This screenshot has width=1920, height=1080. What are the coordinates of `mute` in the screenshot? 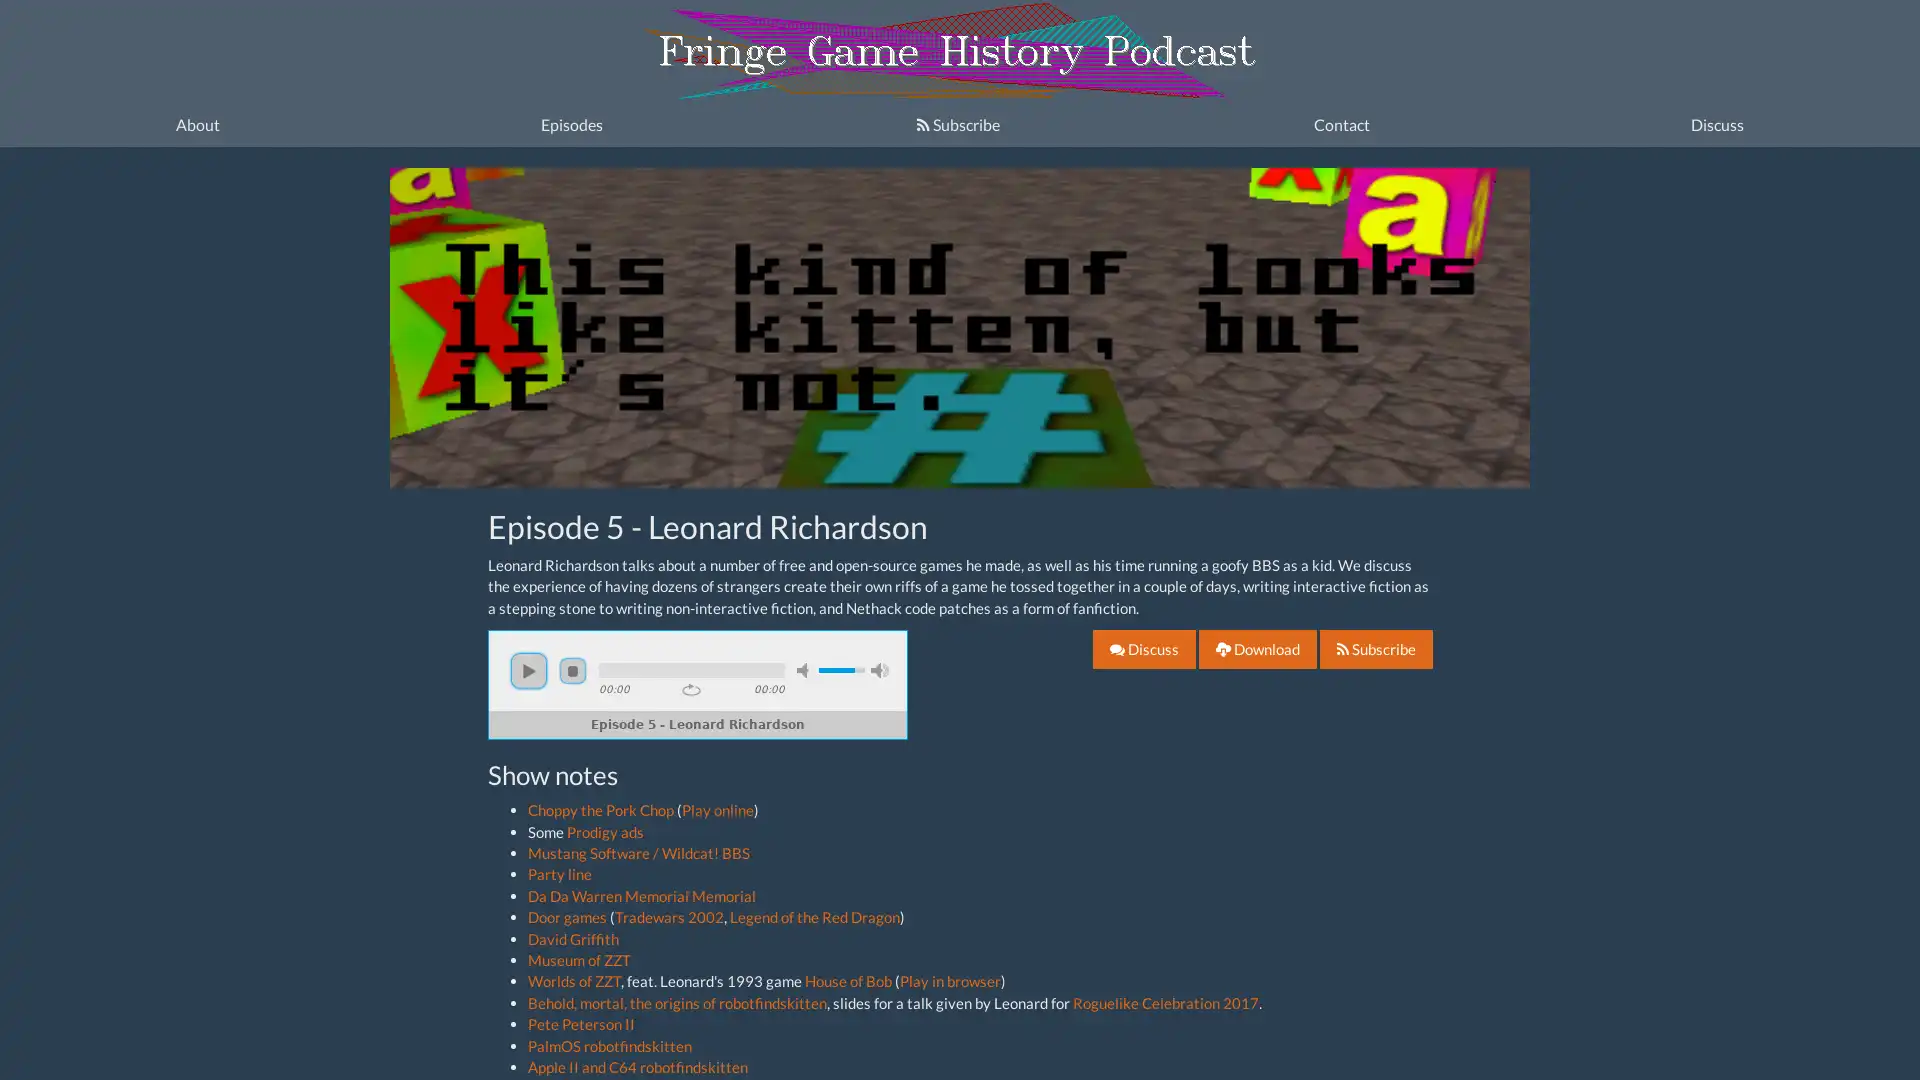 It's located at (805, 669).